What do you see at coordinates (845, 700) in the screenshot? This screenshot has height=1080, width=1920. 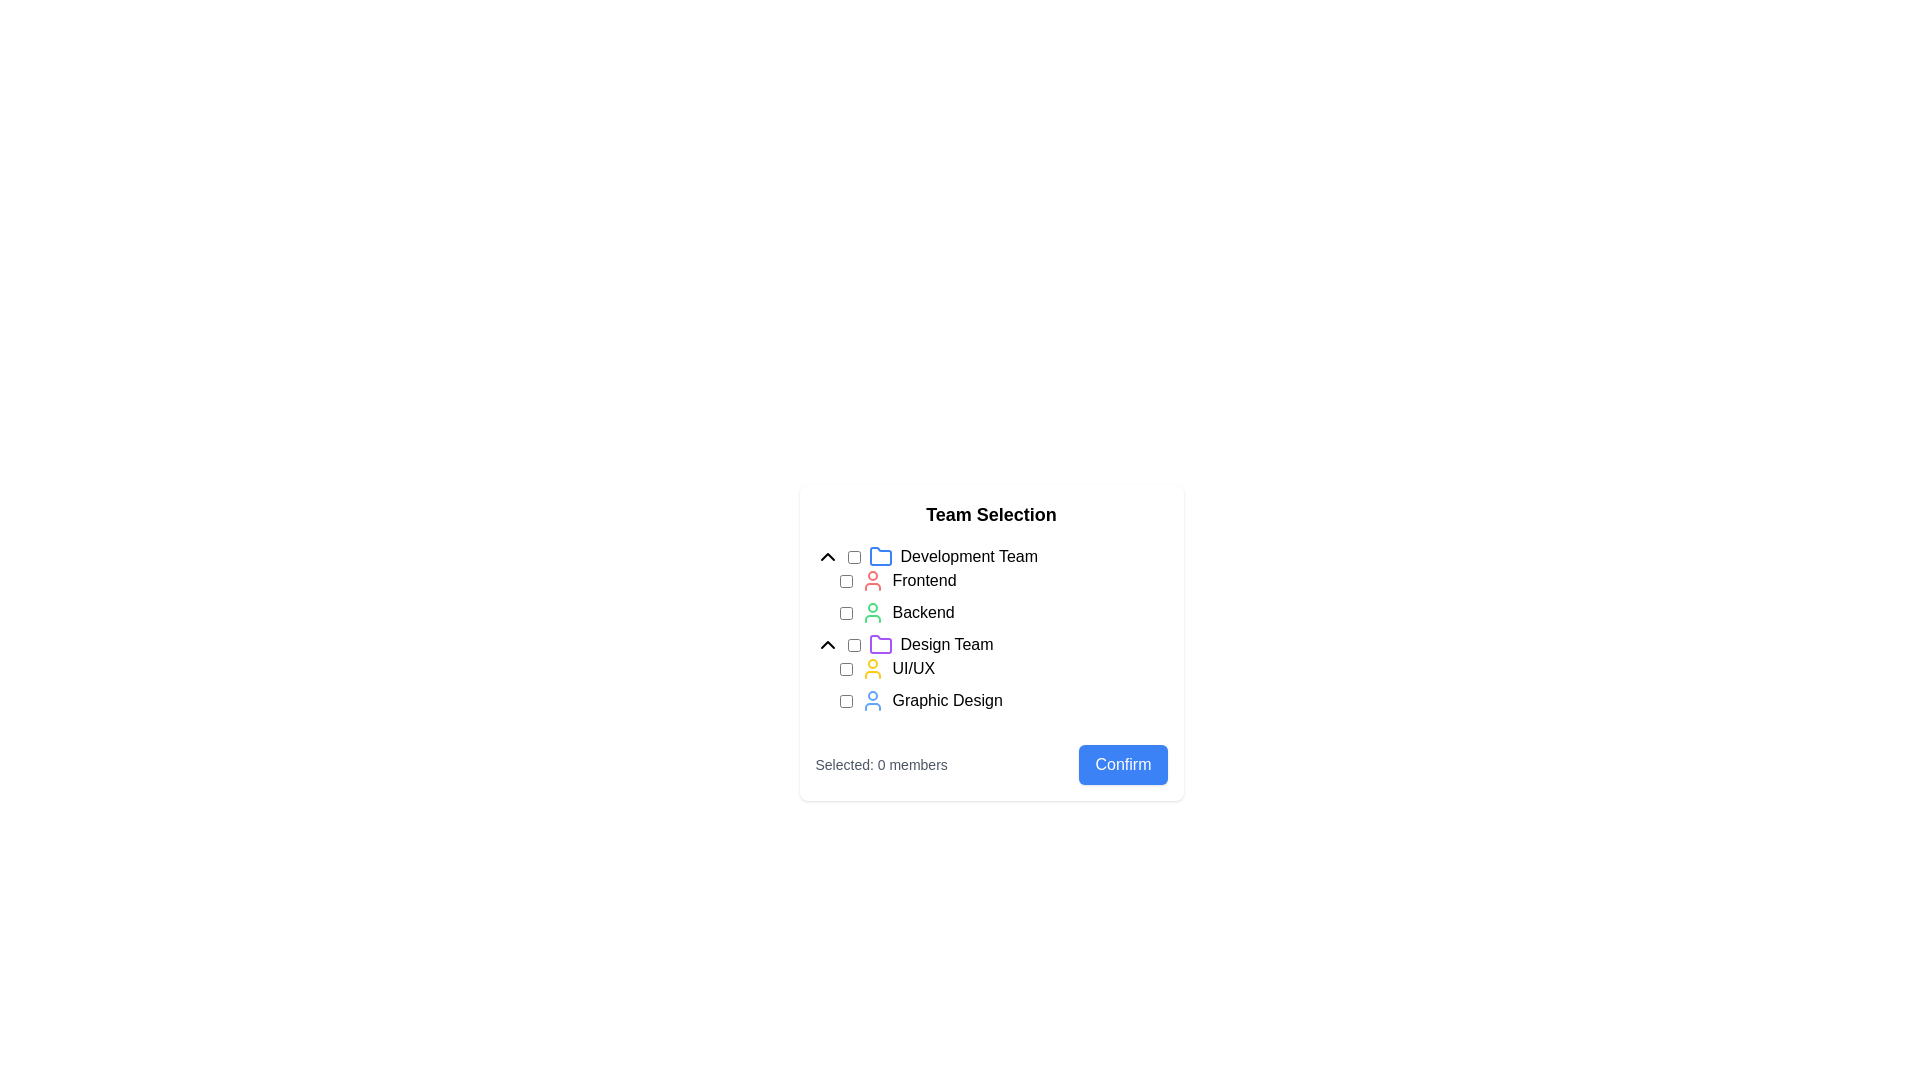 I see `the checkbox adjacent to the text 'Graphic Design'` at bounding box center [845, 700].